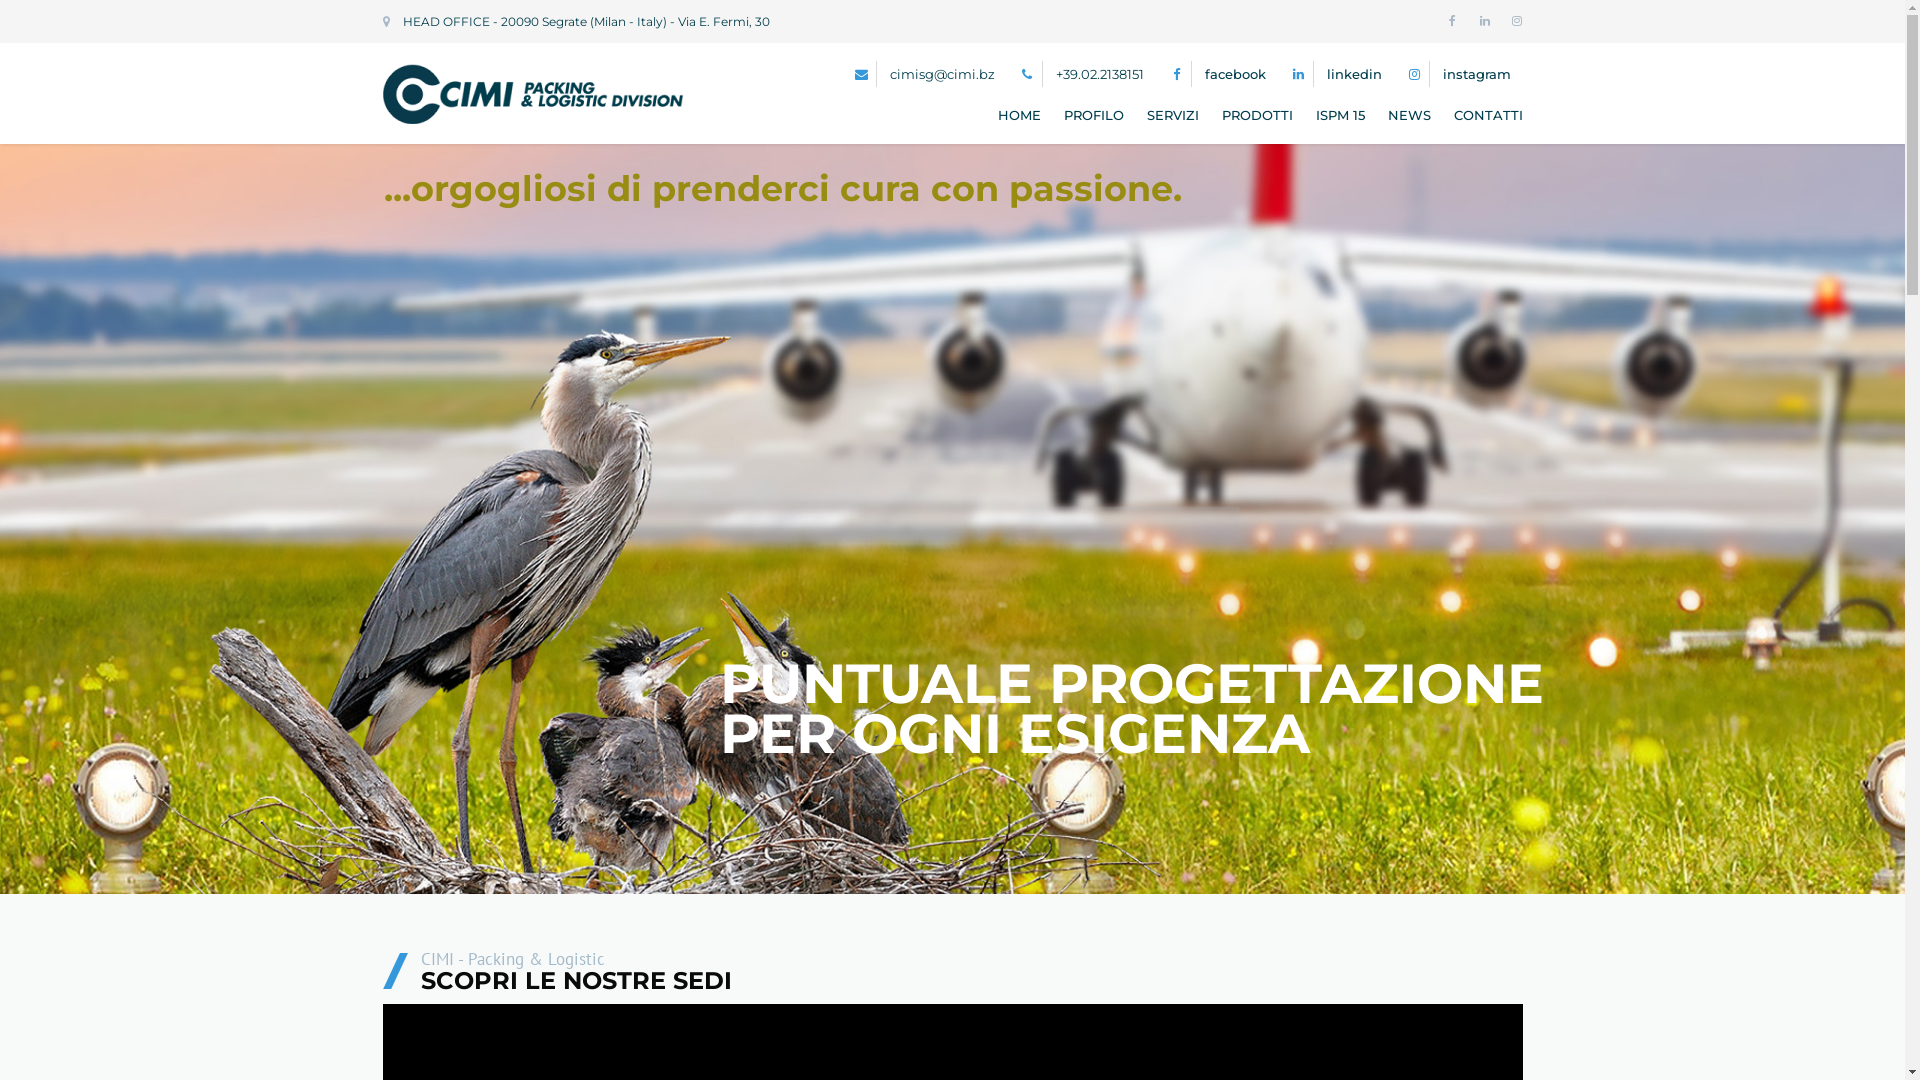  What do you see at coordinates (1353, 72) in the screenshot?
I see `'linkedin'` at bounding box center [1353, 72].